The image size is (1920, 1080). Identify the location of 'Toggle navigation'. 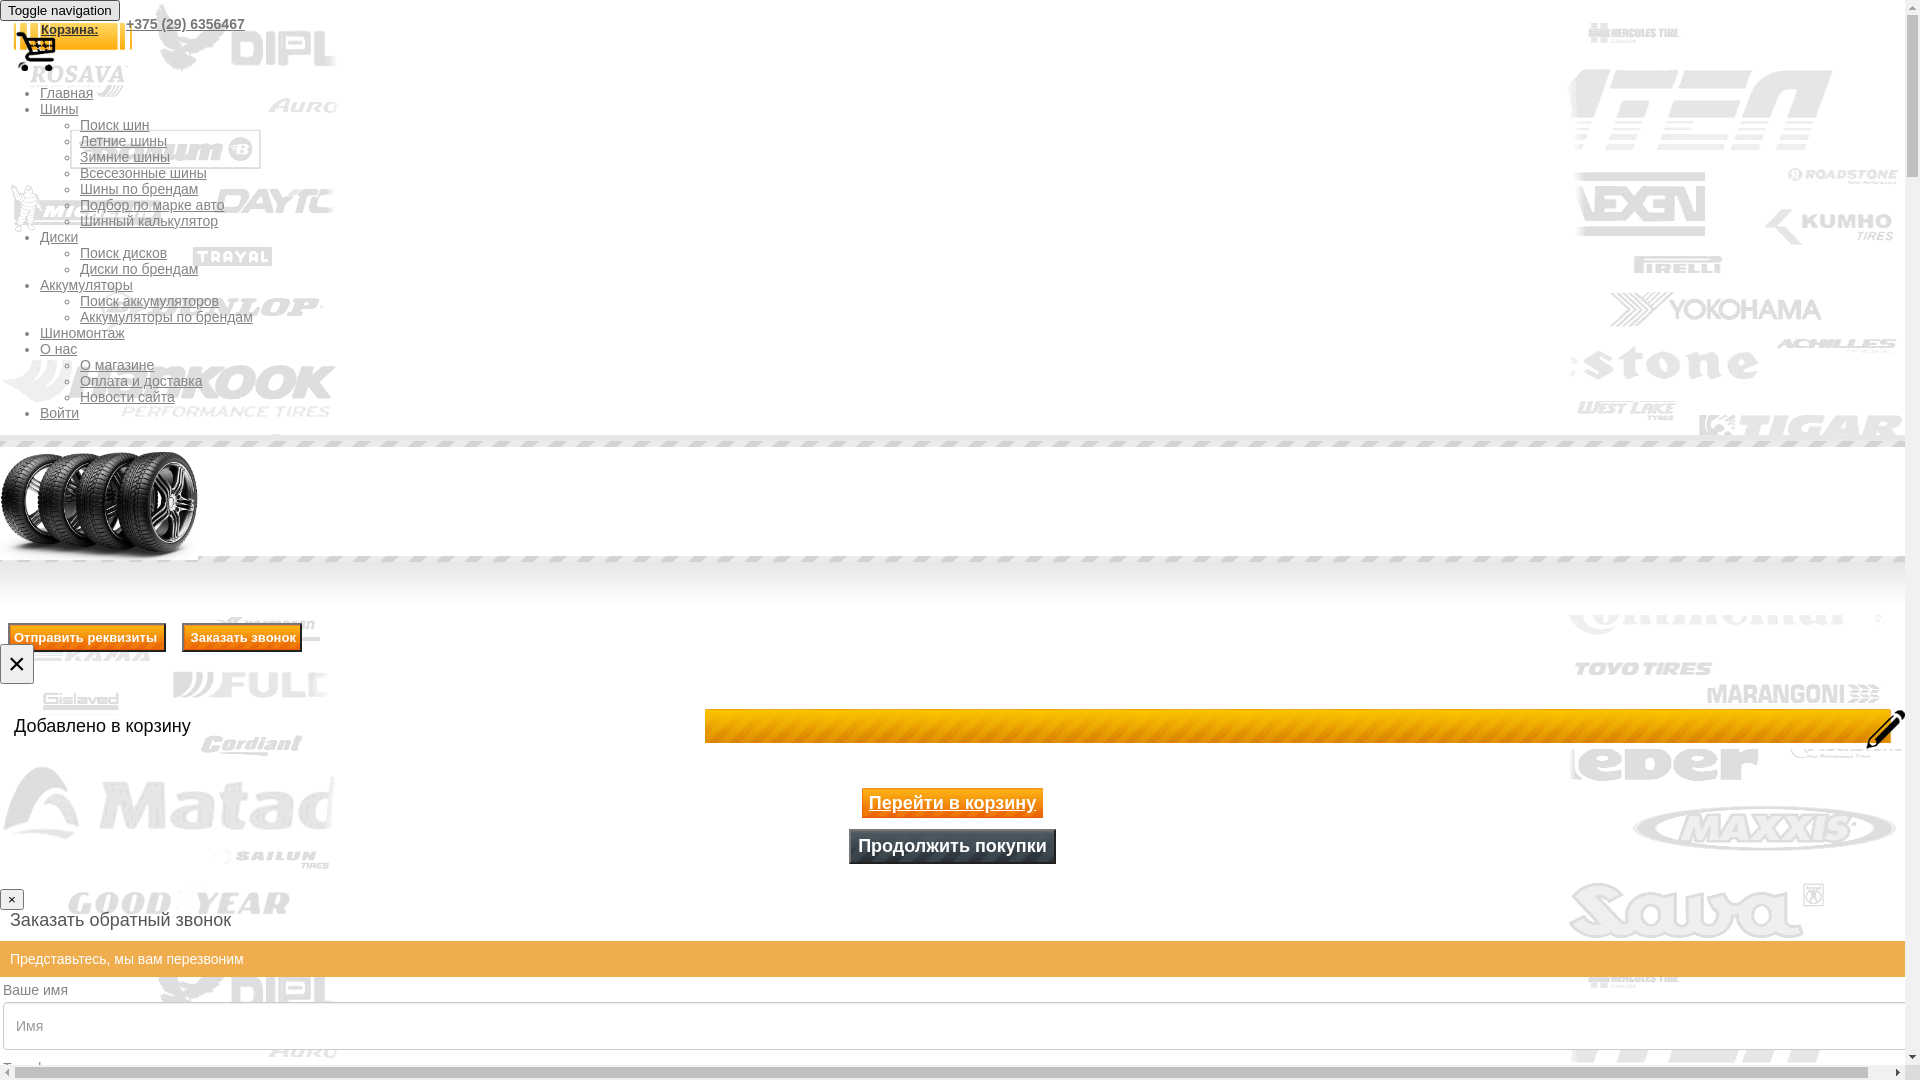
(59, 10).